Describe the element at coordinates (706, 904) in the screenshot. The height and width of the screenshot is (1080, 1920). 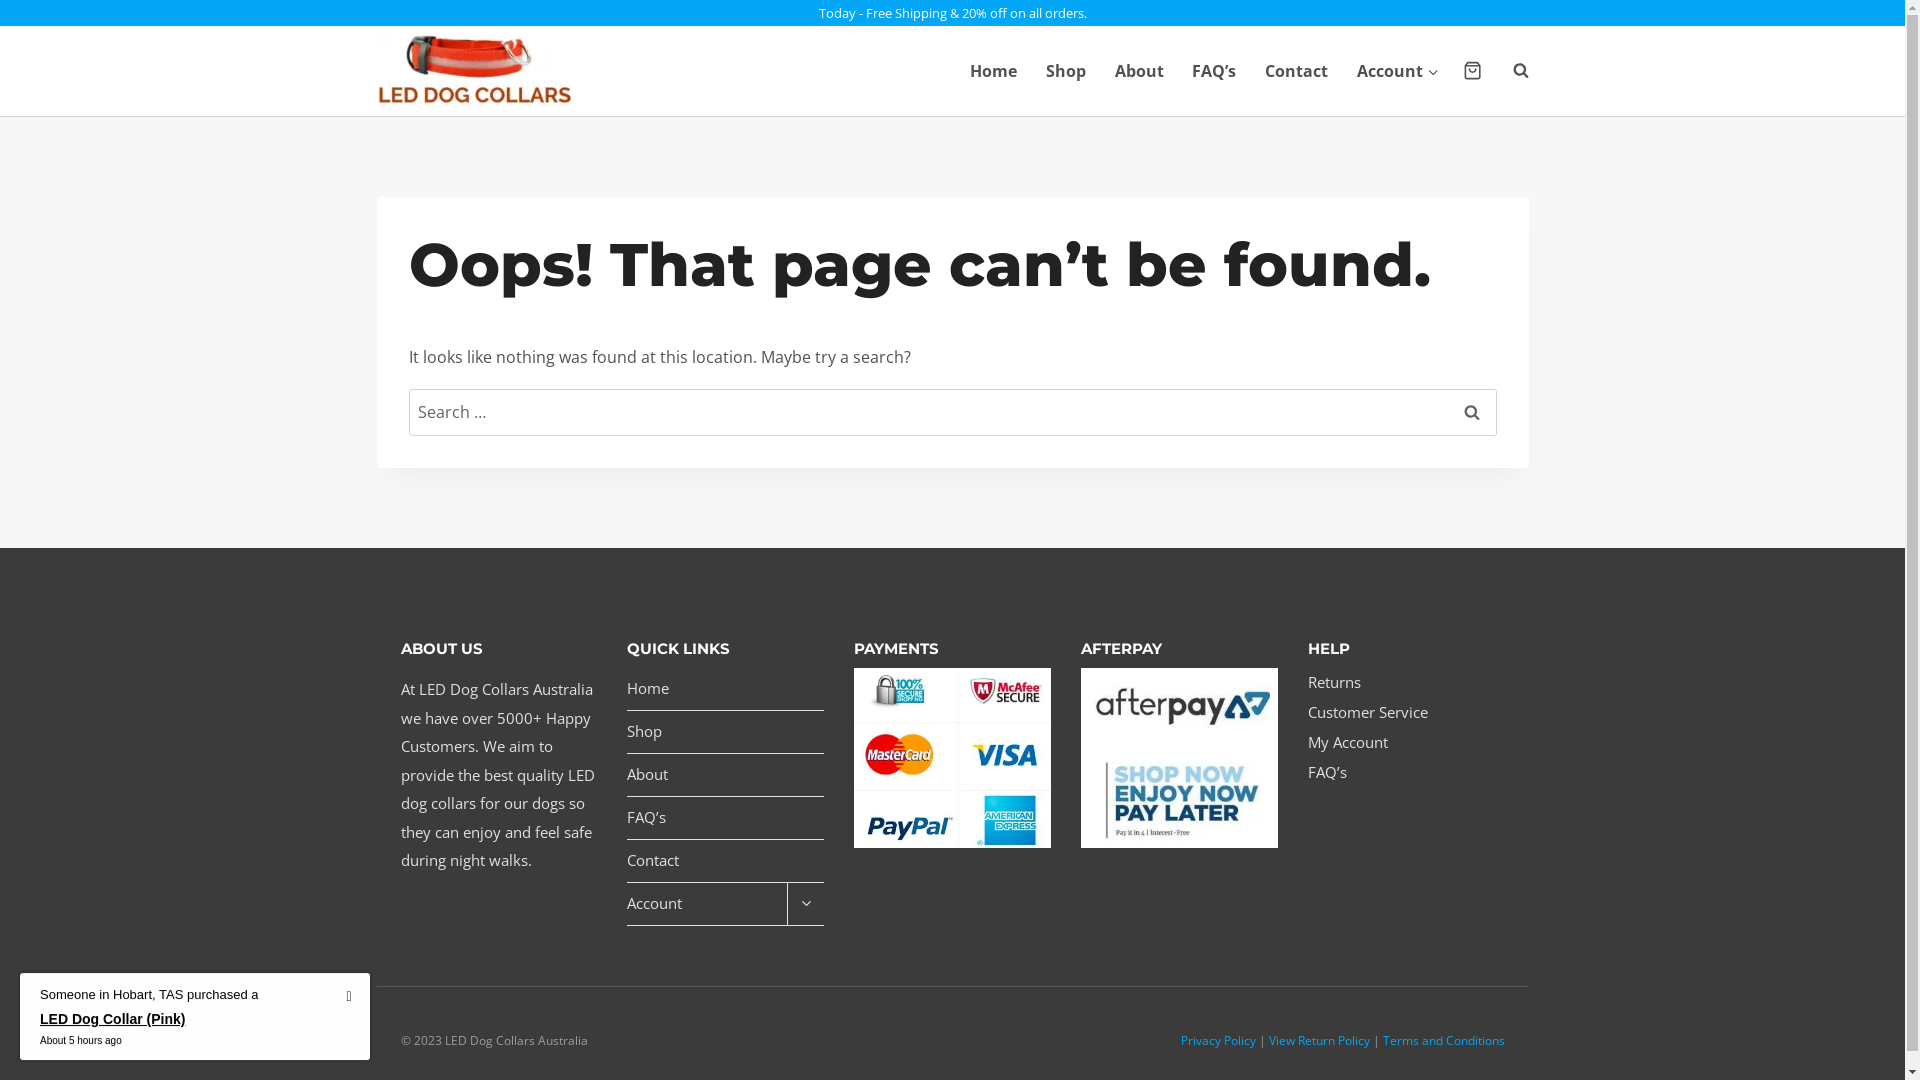
I see `'Account'` at that location.